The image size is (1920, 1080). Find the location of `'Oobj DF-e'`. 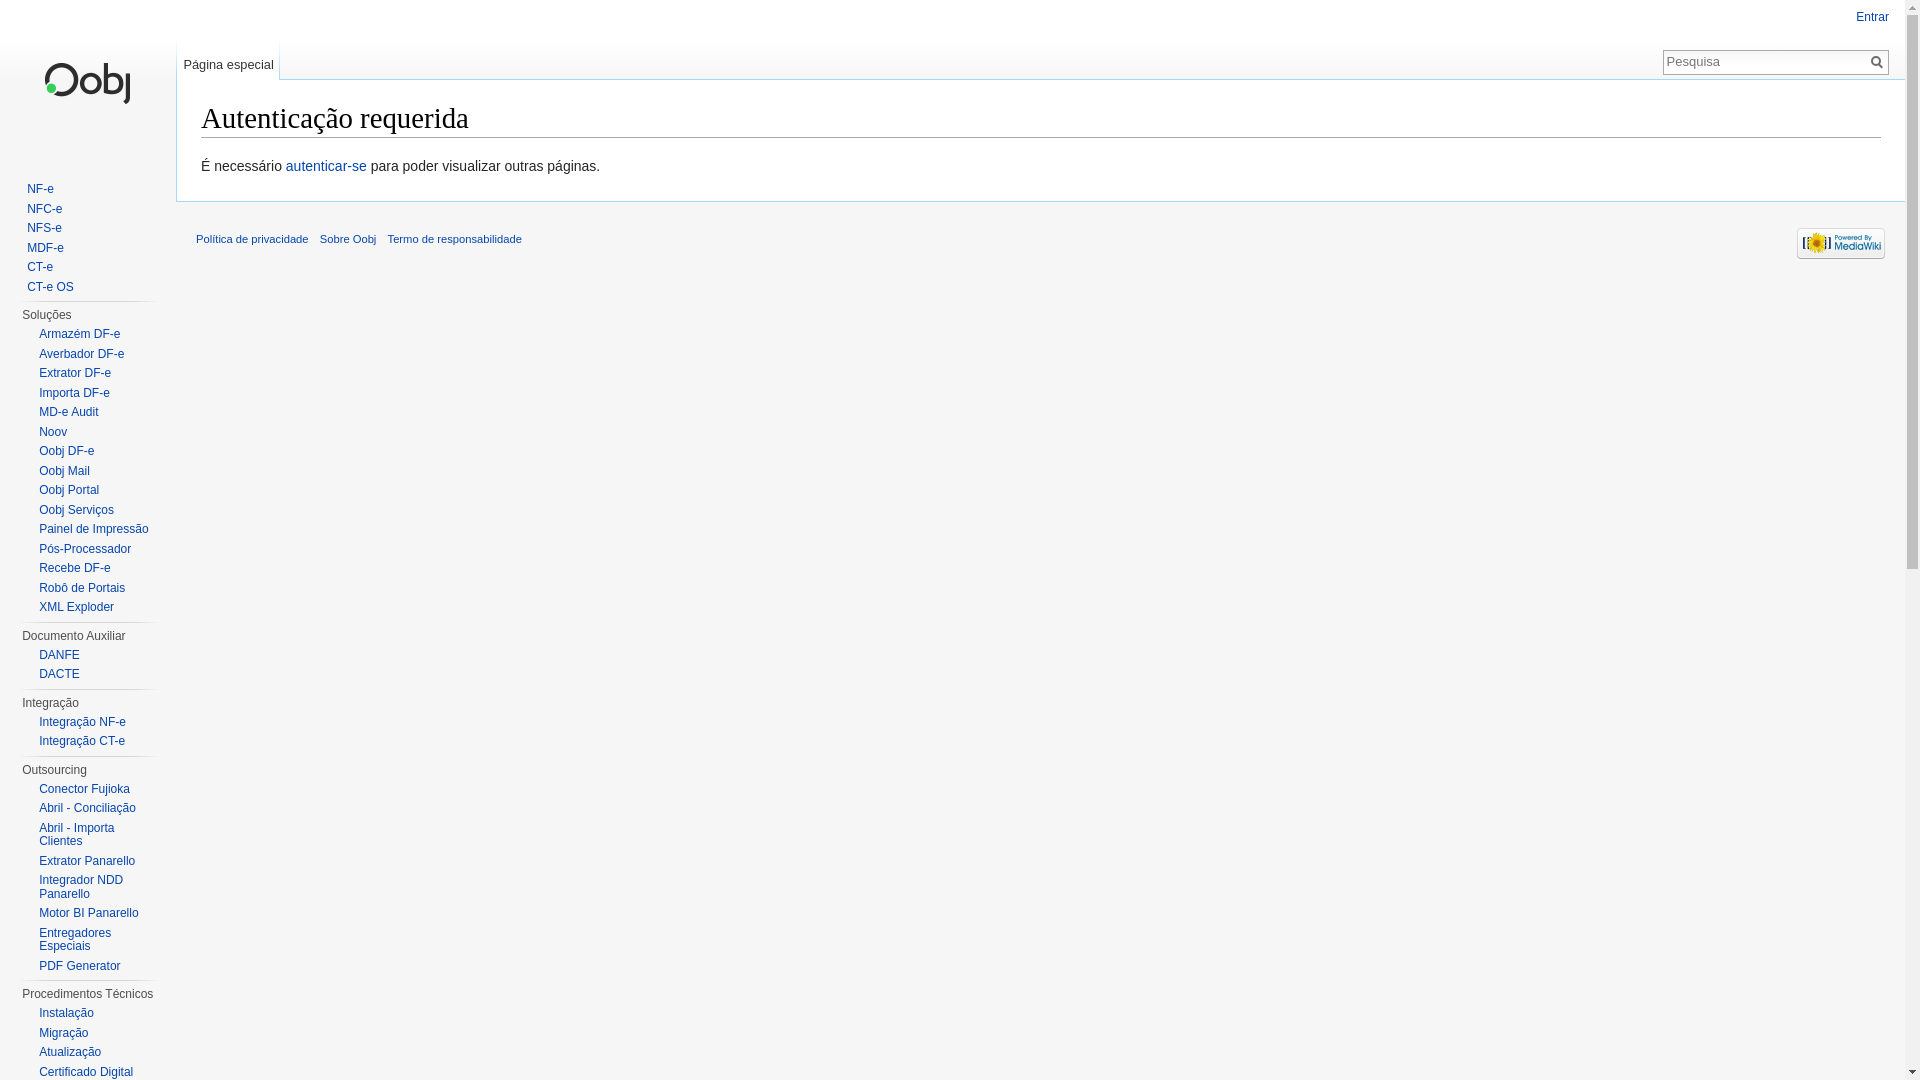

'Oobj DF-e' is located at coordinates (66, 451).